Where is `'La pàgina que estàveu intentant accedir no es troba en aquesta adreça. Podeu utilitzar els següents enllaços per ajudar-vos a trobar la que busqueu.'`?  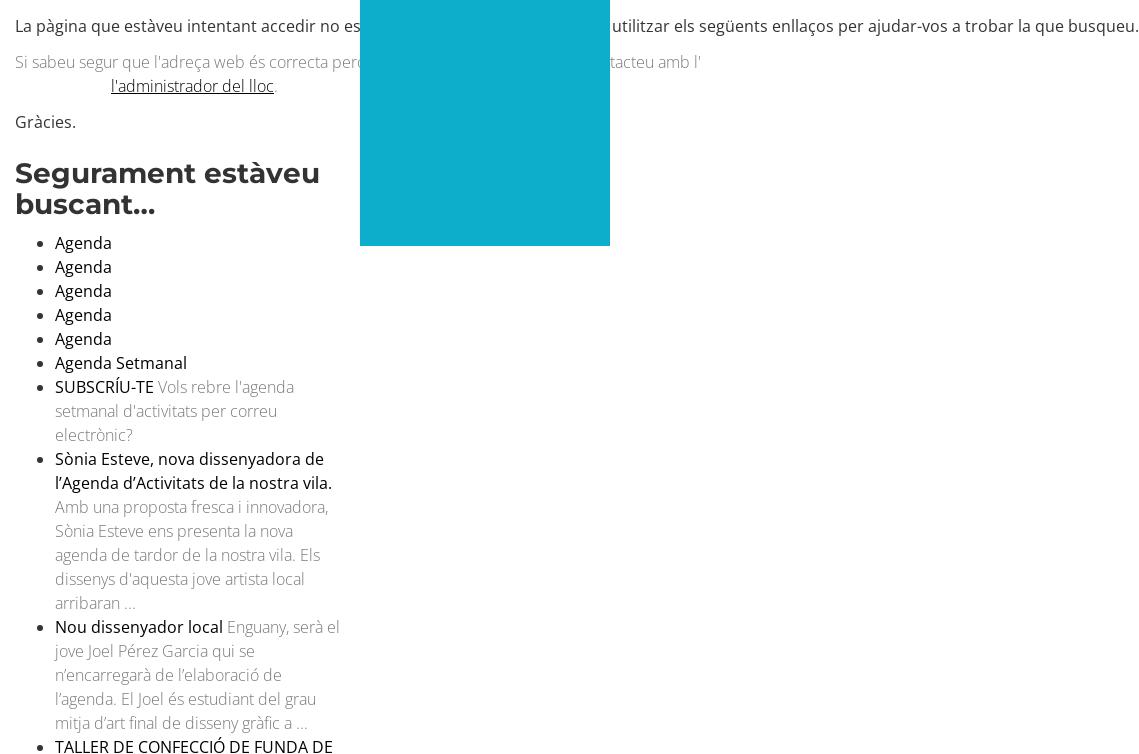
'La pàgina que estàveu intentant accedir no es troba en aquesta adreça. Podeu utilitzar els següents enllaços per ajudar-vos a trobar la que busqueu.' is located at coordinates (576, 25).